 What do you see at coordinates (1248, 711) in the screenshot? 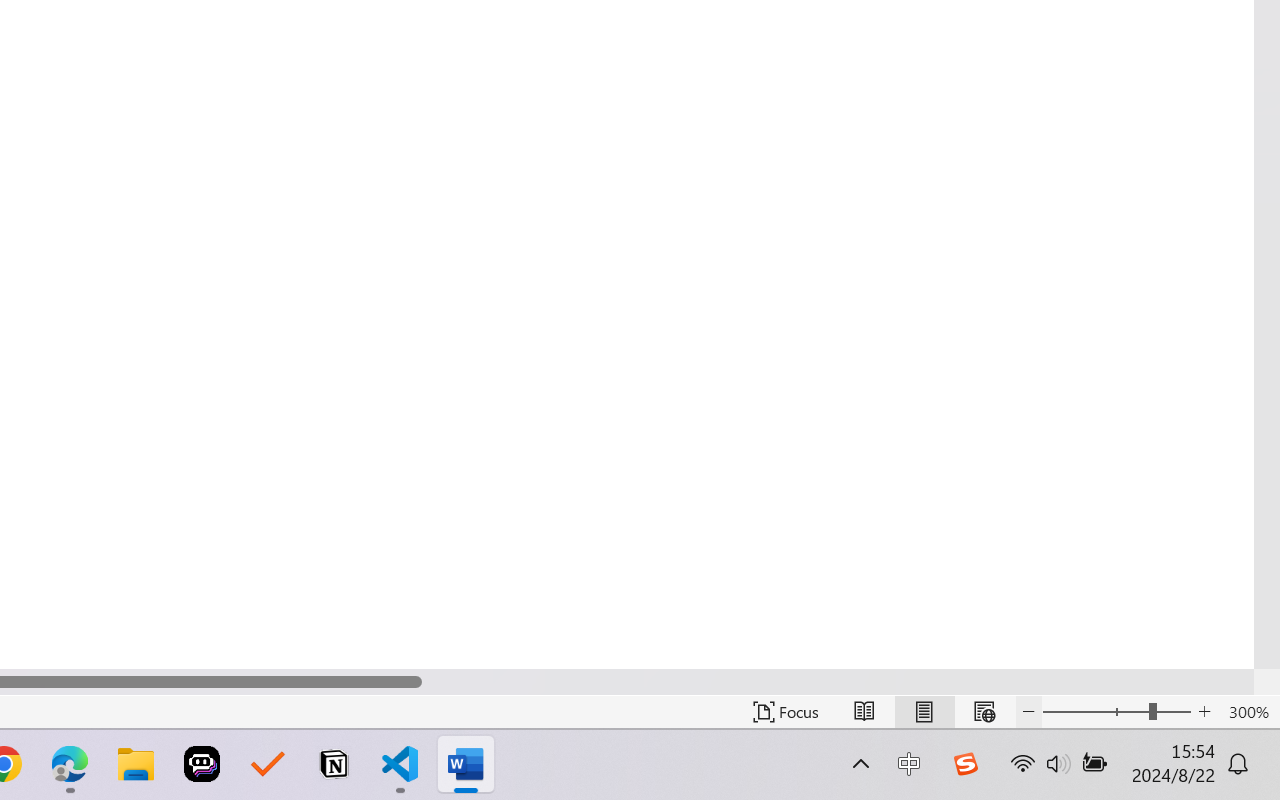
I see `'Zoom 300%'` at bounding box center [1248, 711].